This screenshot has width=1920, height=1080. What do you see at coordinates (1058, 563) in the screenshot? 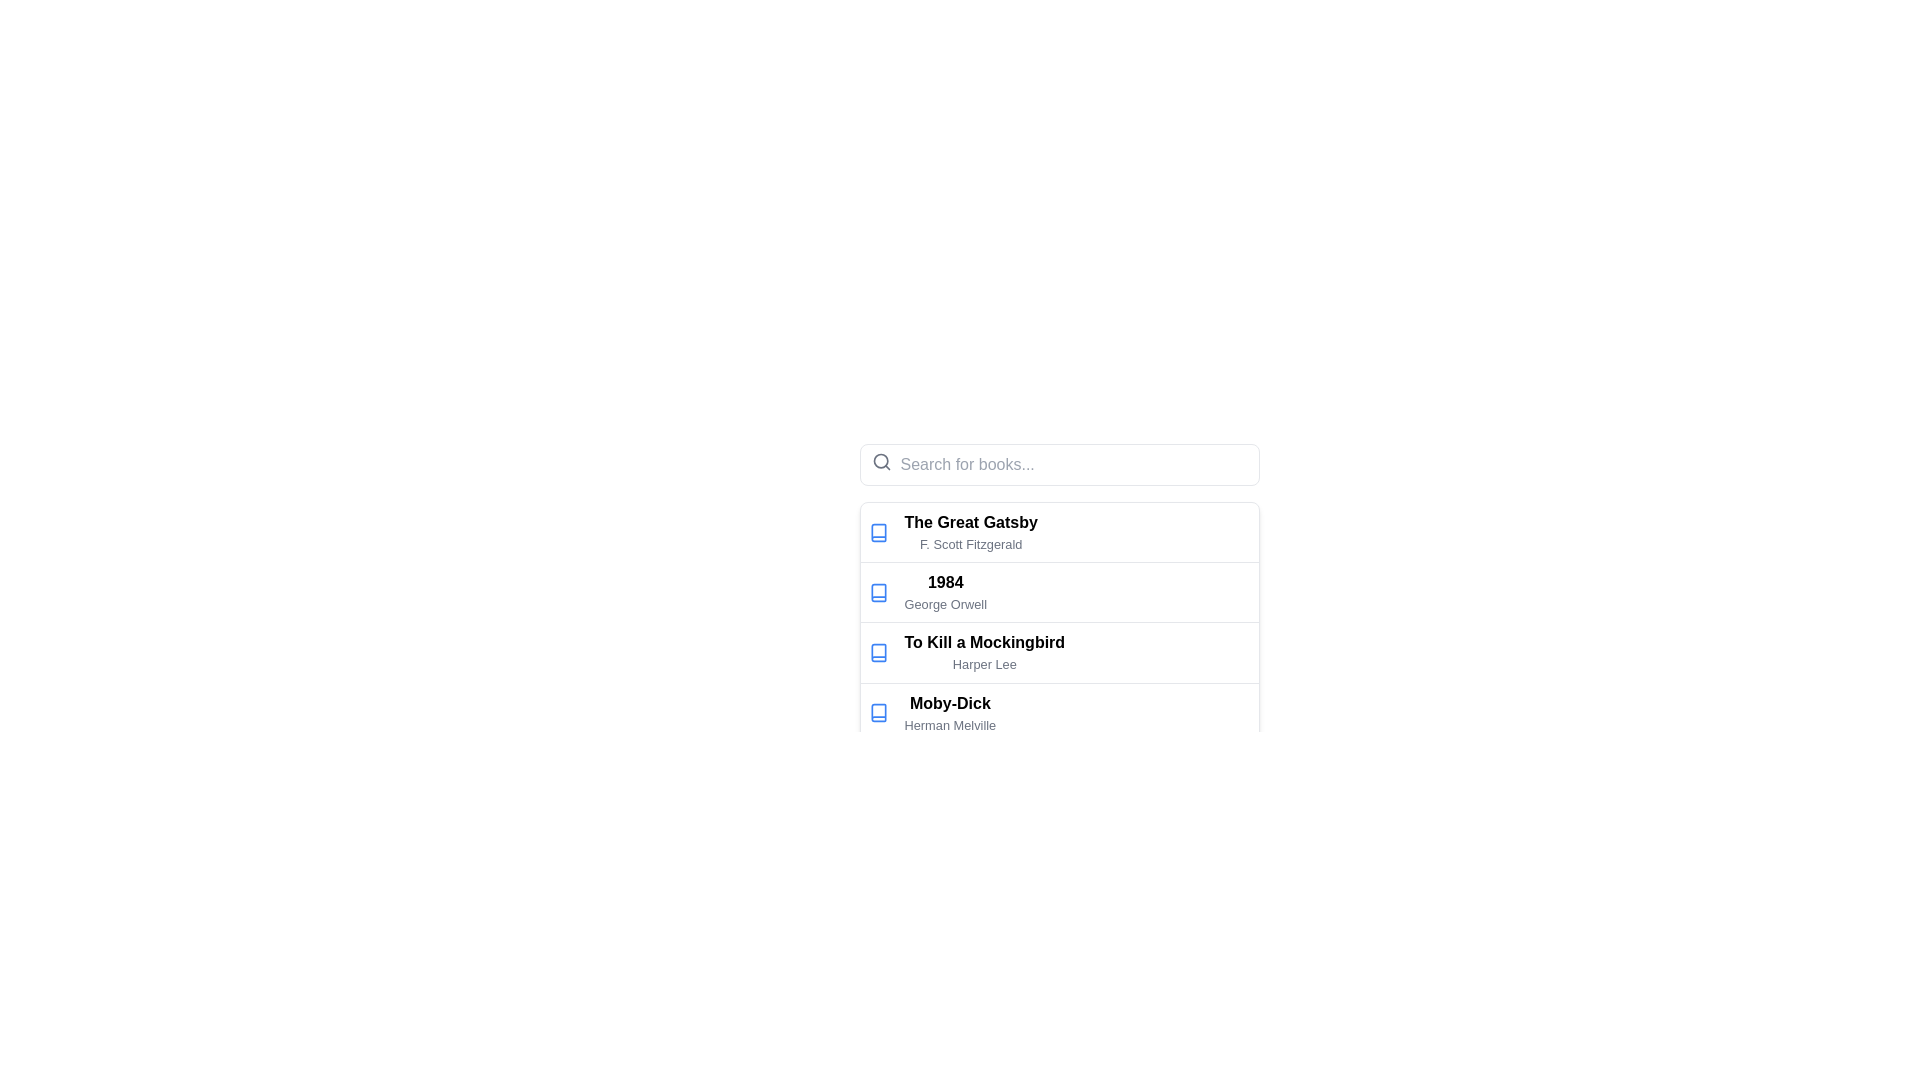
I see `the second list item displaying a literary work title and author name` at bounding box center [1058, 563].